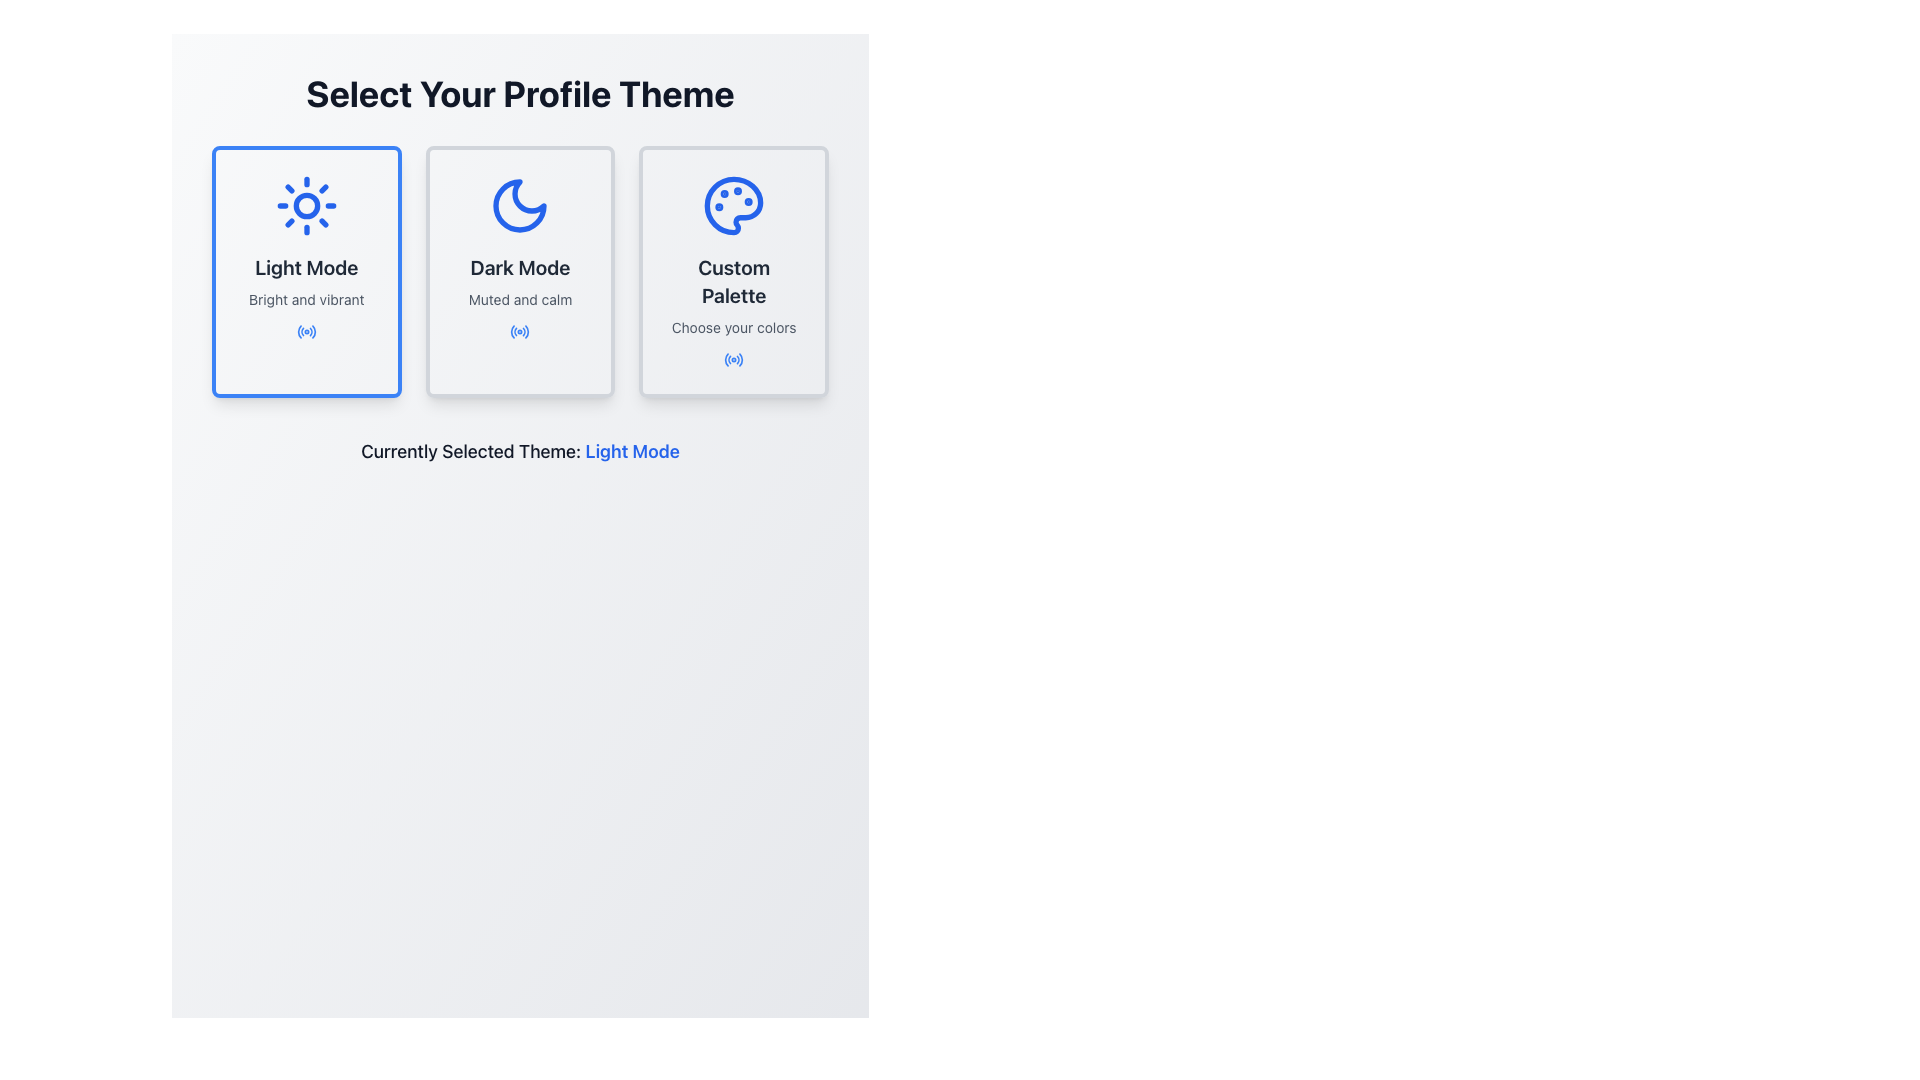  What do you see at coordinates (733, 205) in the screenshot?
I see `the decorative icon representing the theme selection option for the 'Custom Palette' card, which is the topmost element in the card titled 'Custom Palette' with the subtitle 'Choose your colors'` at bounding box center [733, 205].